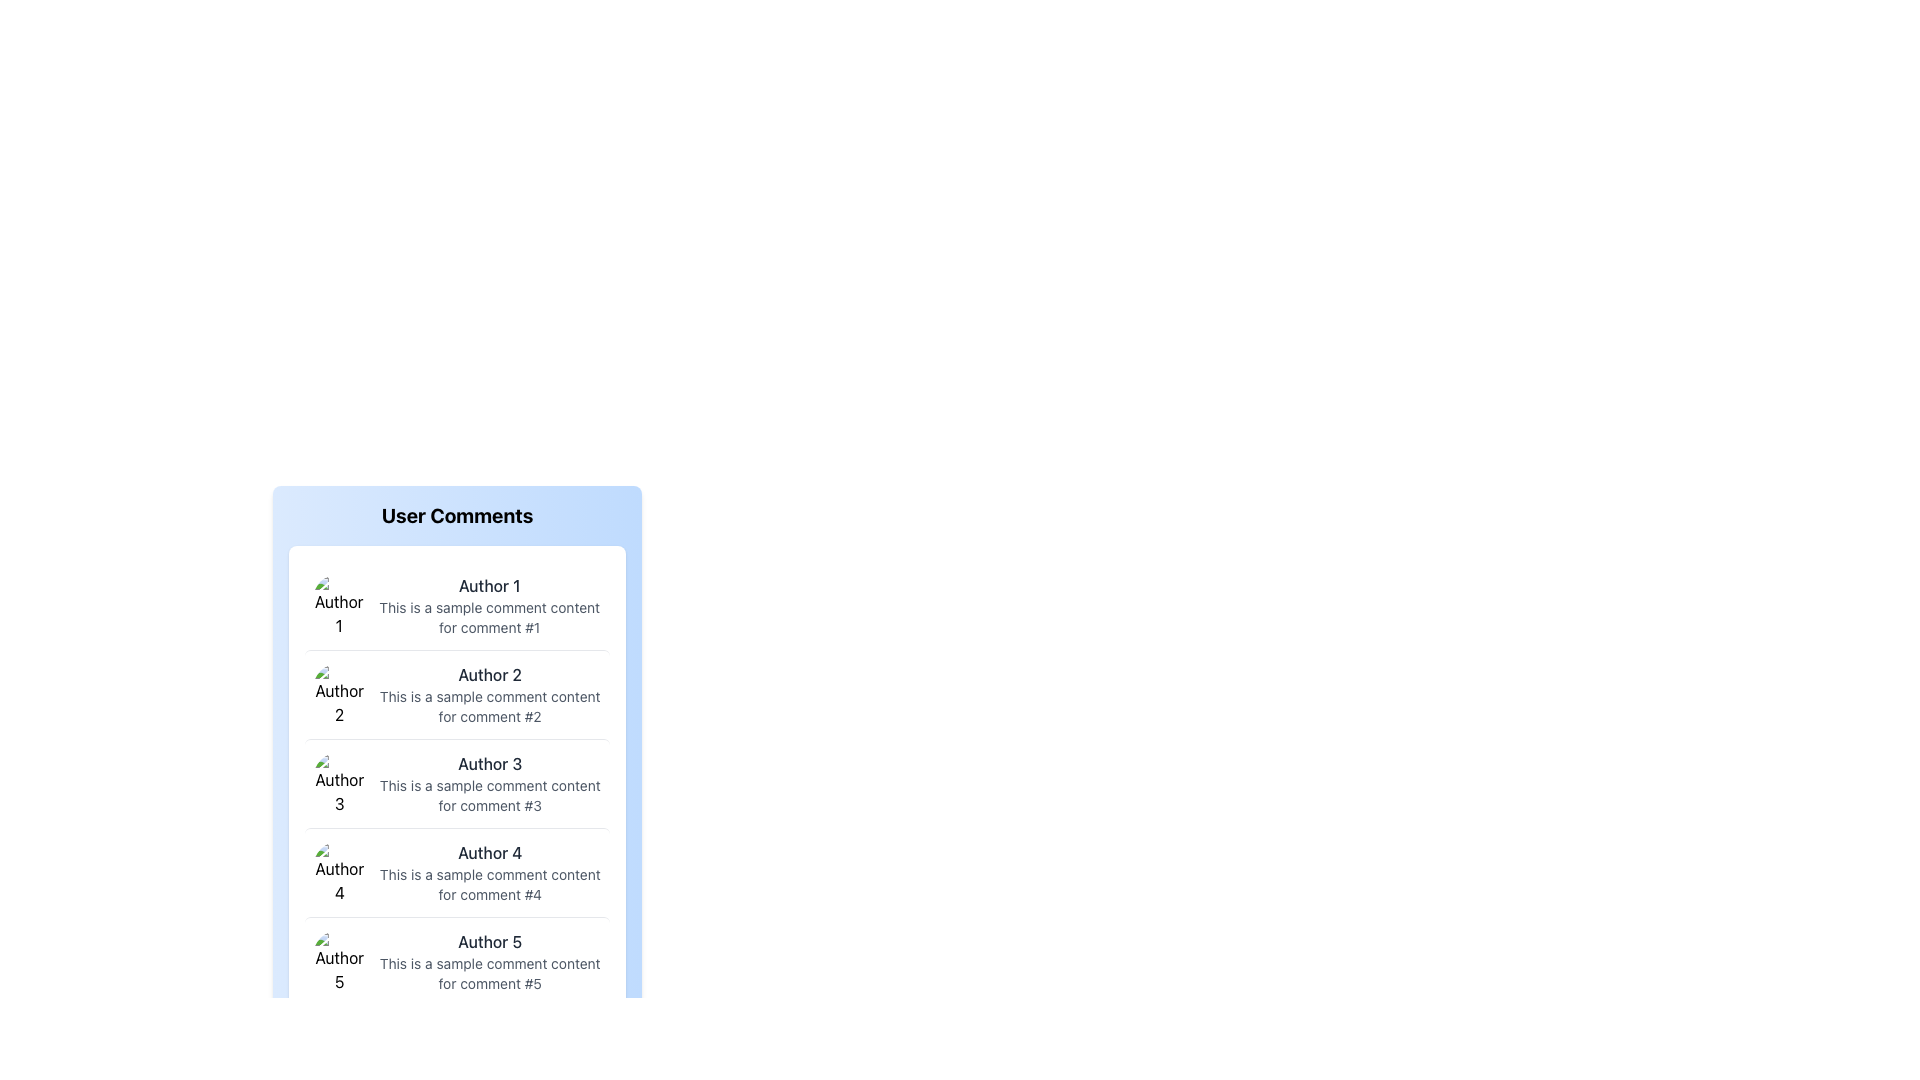 This screenshot has width=1920, height=1080. Describe the element at coordinates (456, 604) in the screenshot. I see `the first comment in the user comments list, which includes the author's name 'Author 1' and the comment text 'This is a sample comment content for comment #1'` at that location.